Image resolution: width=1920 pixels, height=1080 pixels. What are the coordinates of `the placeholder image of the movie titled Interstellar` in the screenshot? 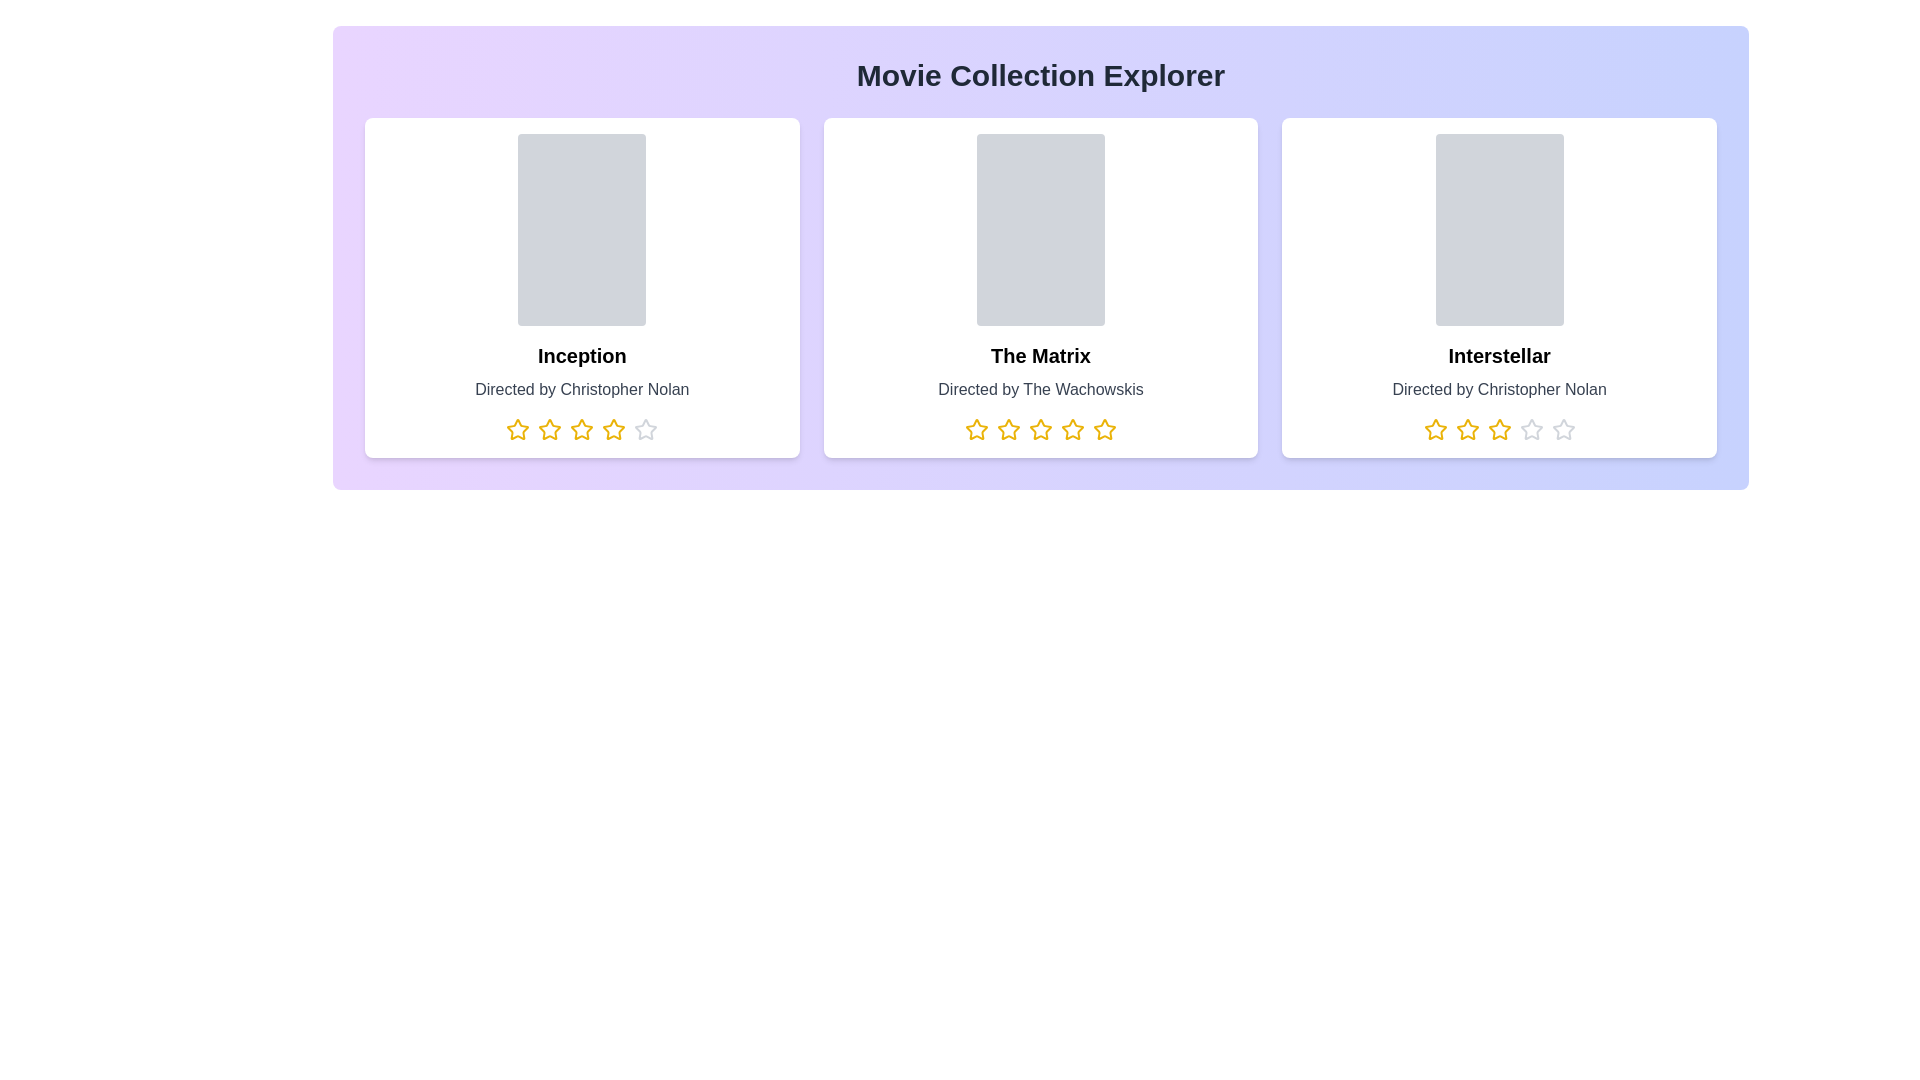 It's located at (1499, 229).